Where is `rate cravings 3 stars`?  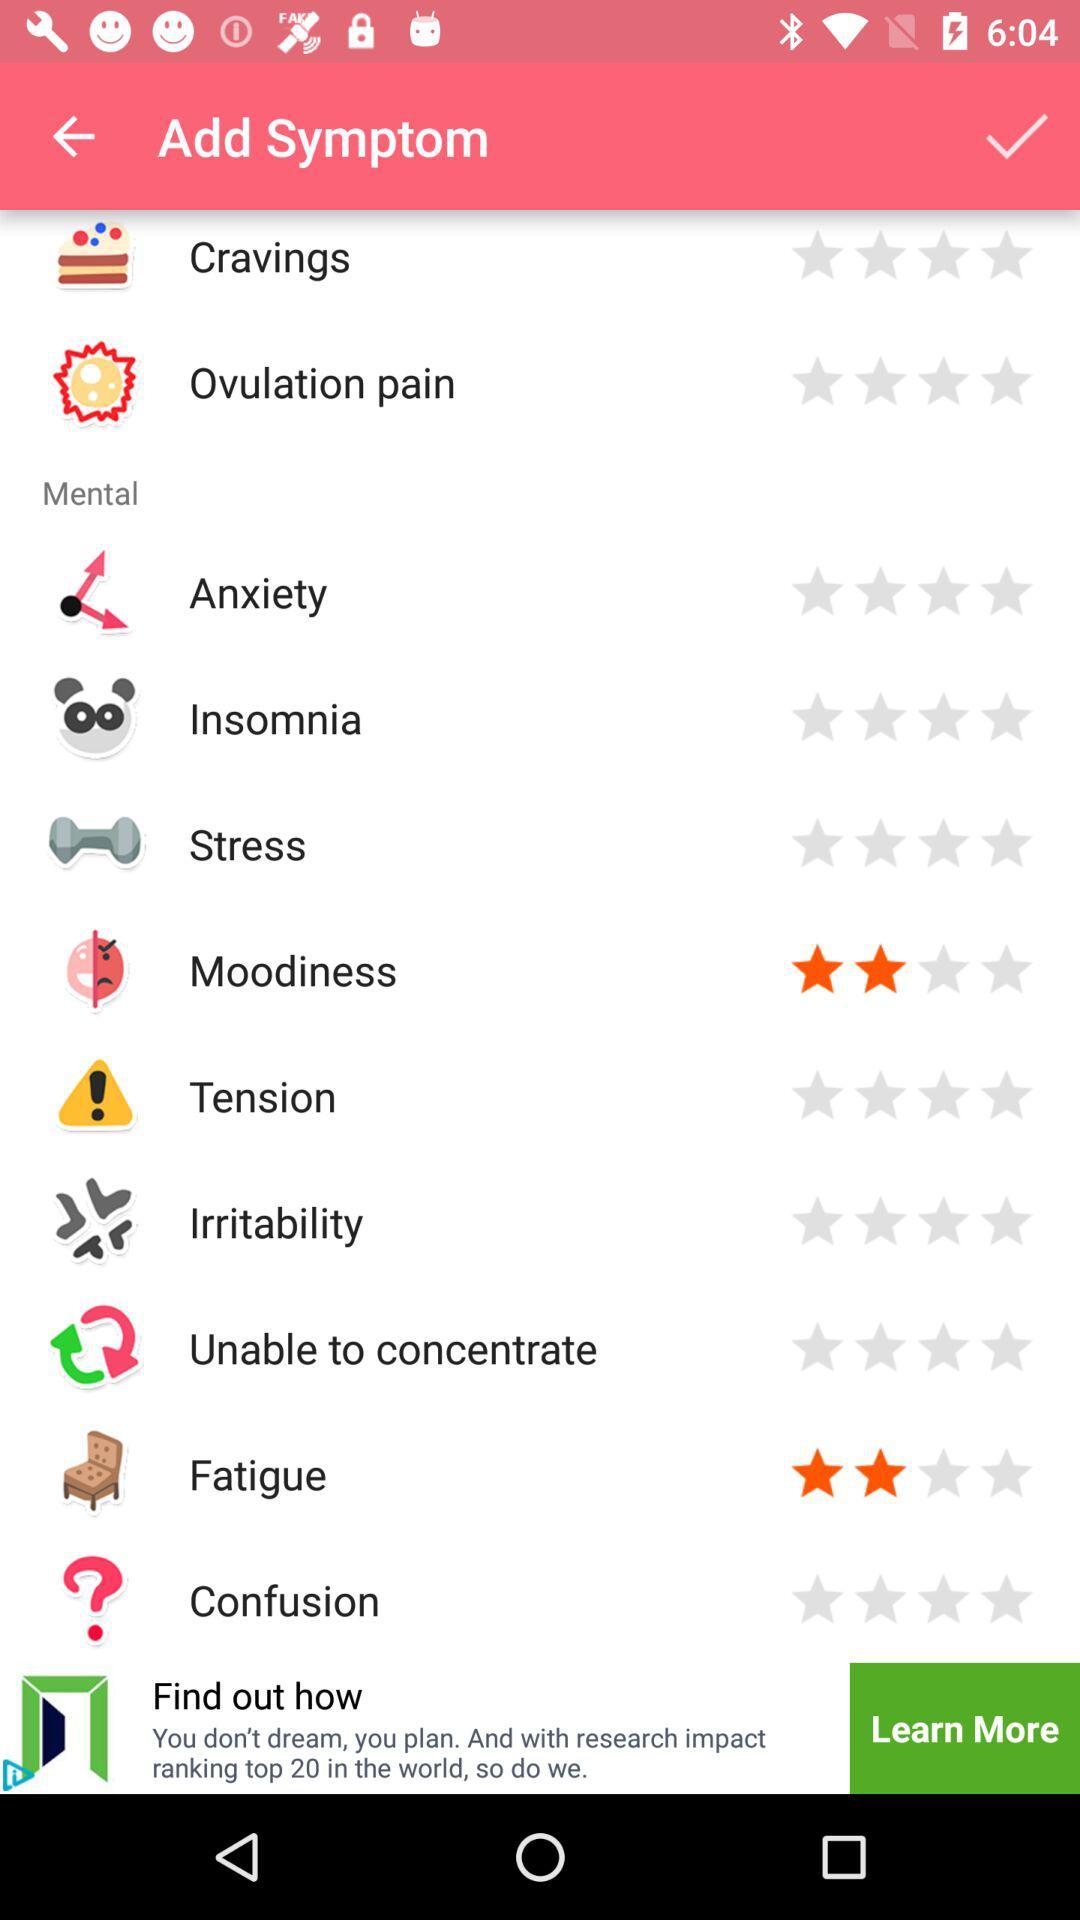
rate cravings 3 stars is located at coordinates (943, 254).